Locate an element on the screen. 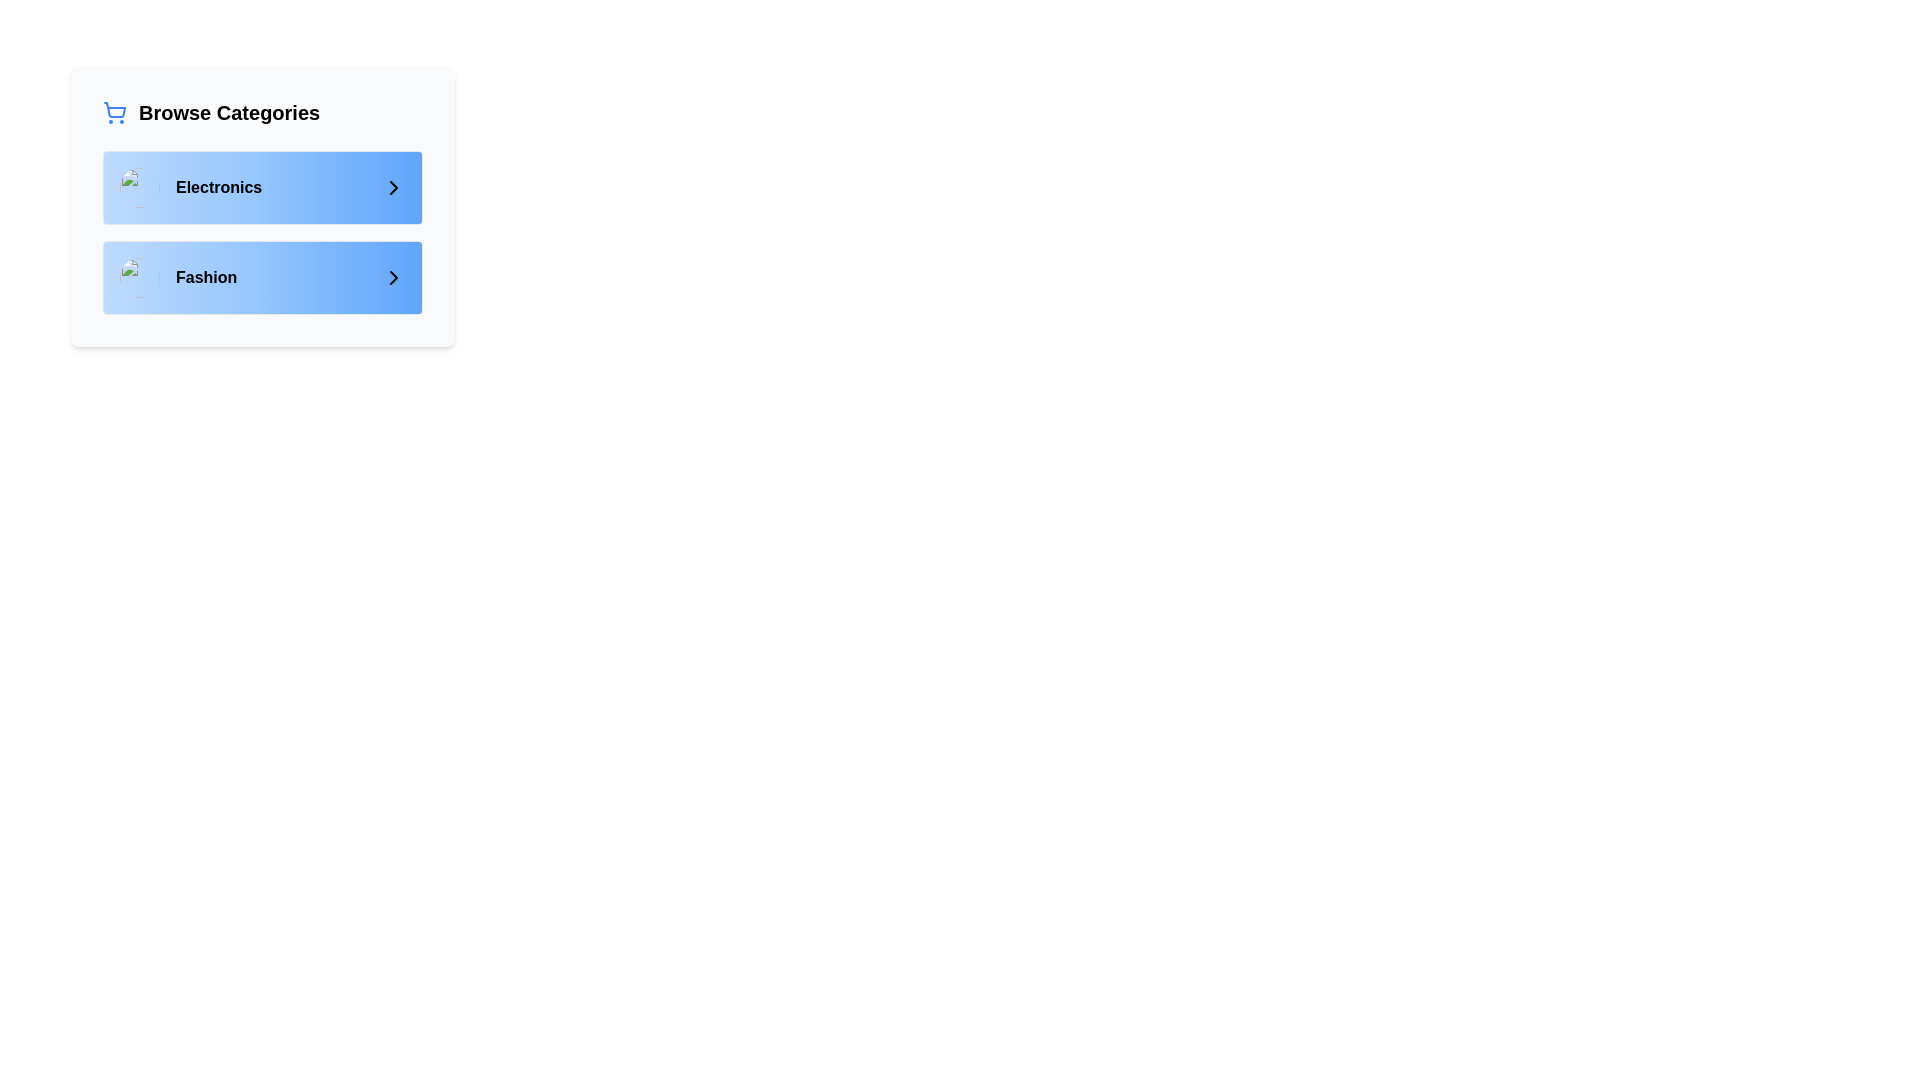  the shopping cart icon located in the top-left corner of the interface above the text 'Browse Categories' is located at coordinates (114, 110).